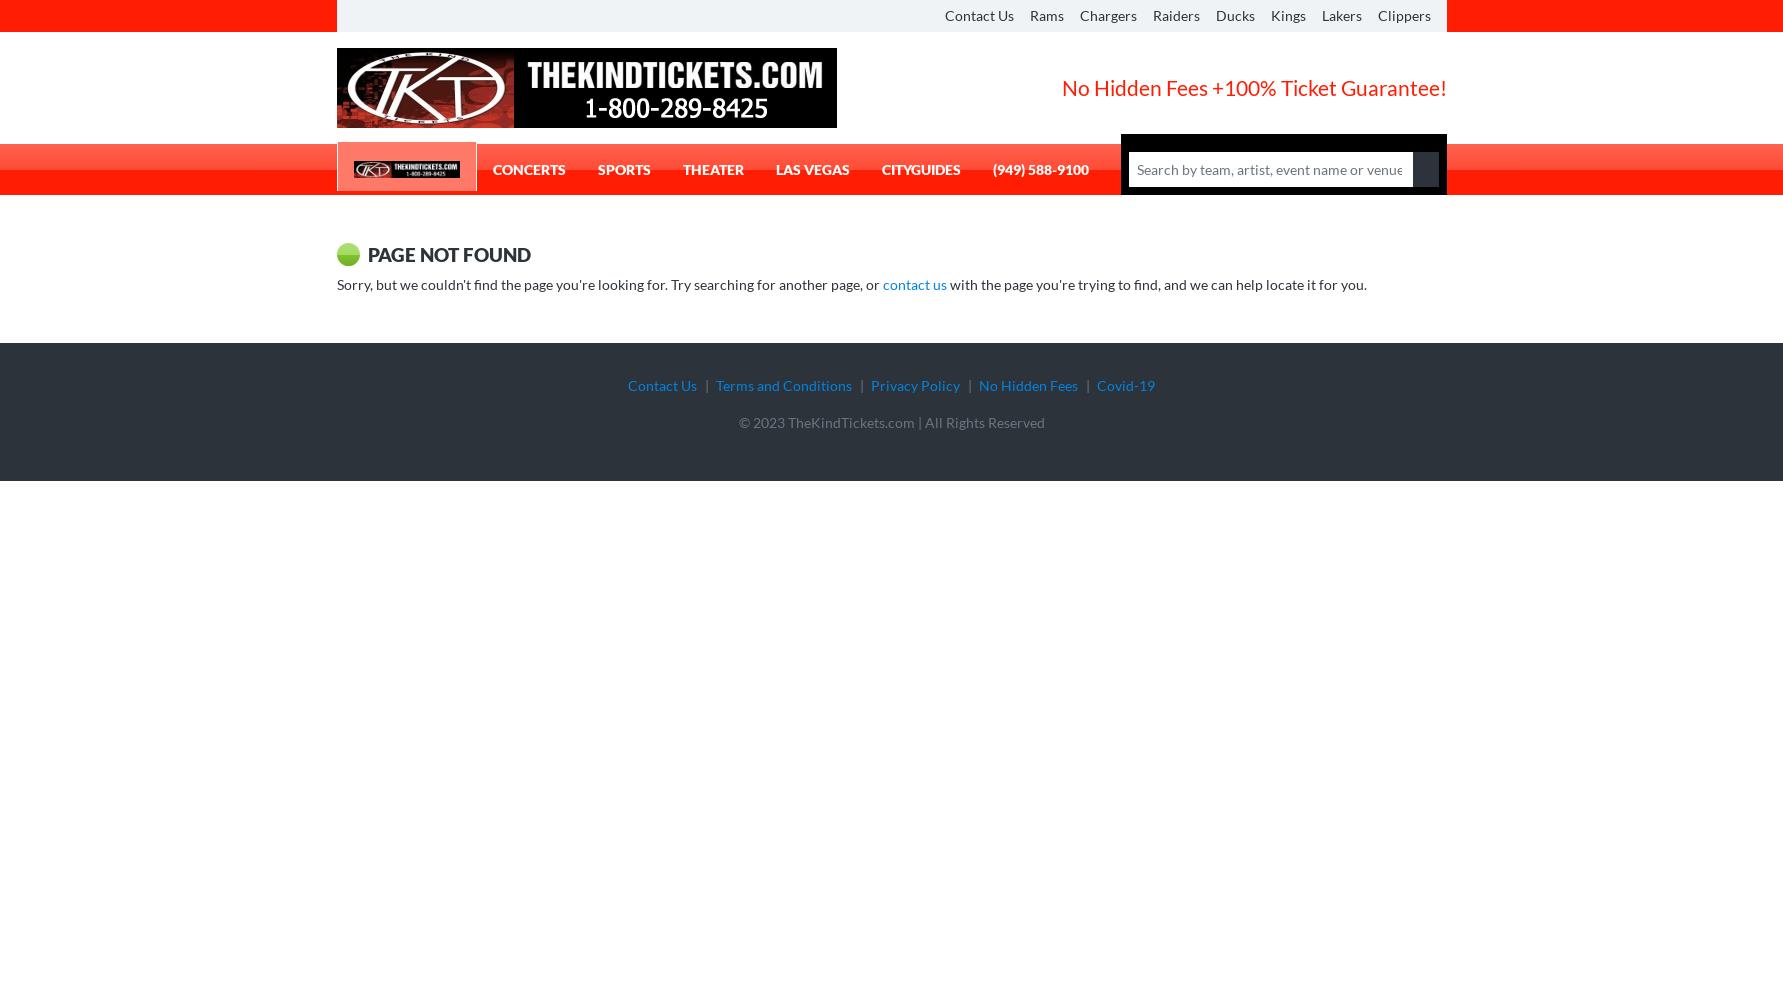 This screenshot has height=1000, width=1783. I want to click on 'contact us', so click(912, 283).